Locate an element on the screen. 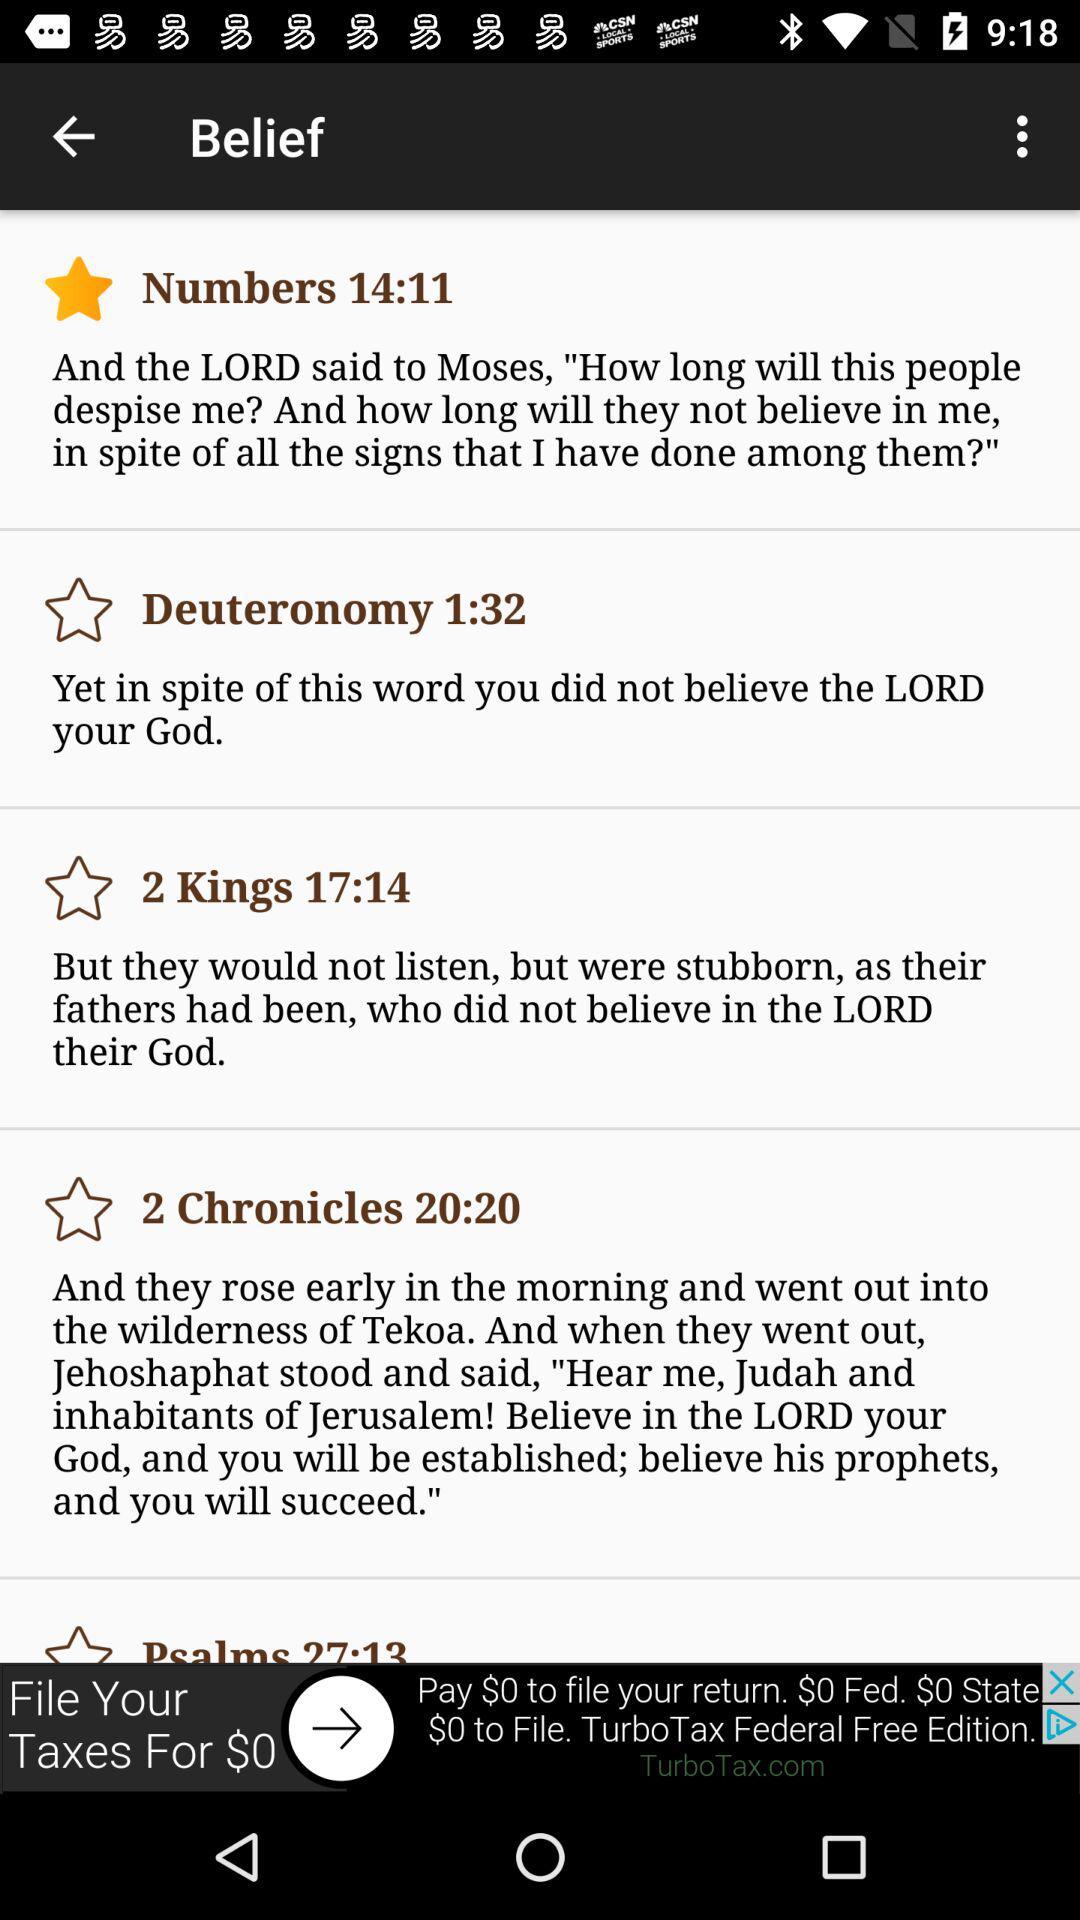 This screenshot has width=1080, height=1920. button is located at coordinates (77, 1634).